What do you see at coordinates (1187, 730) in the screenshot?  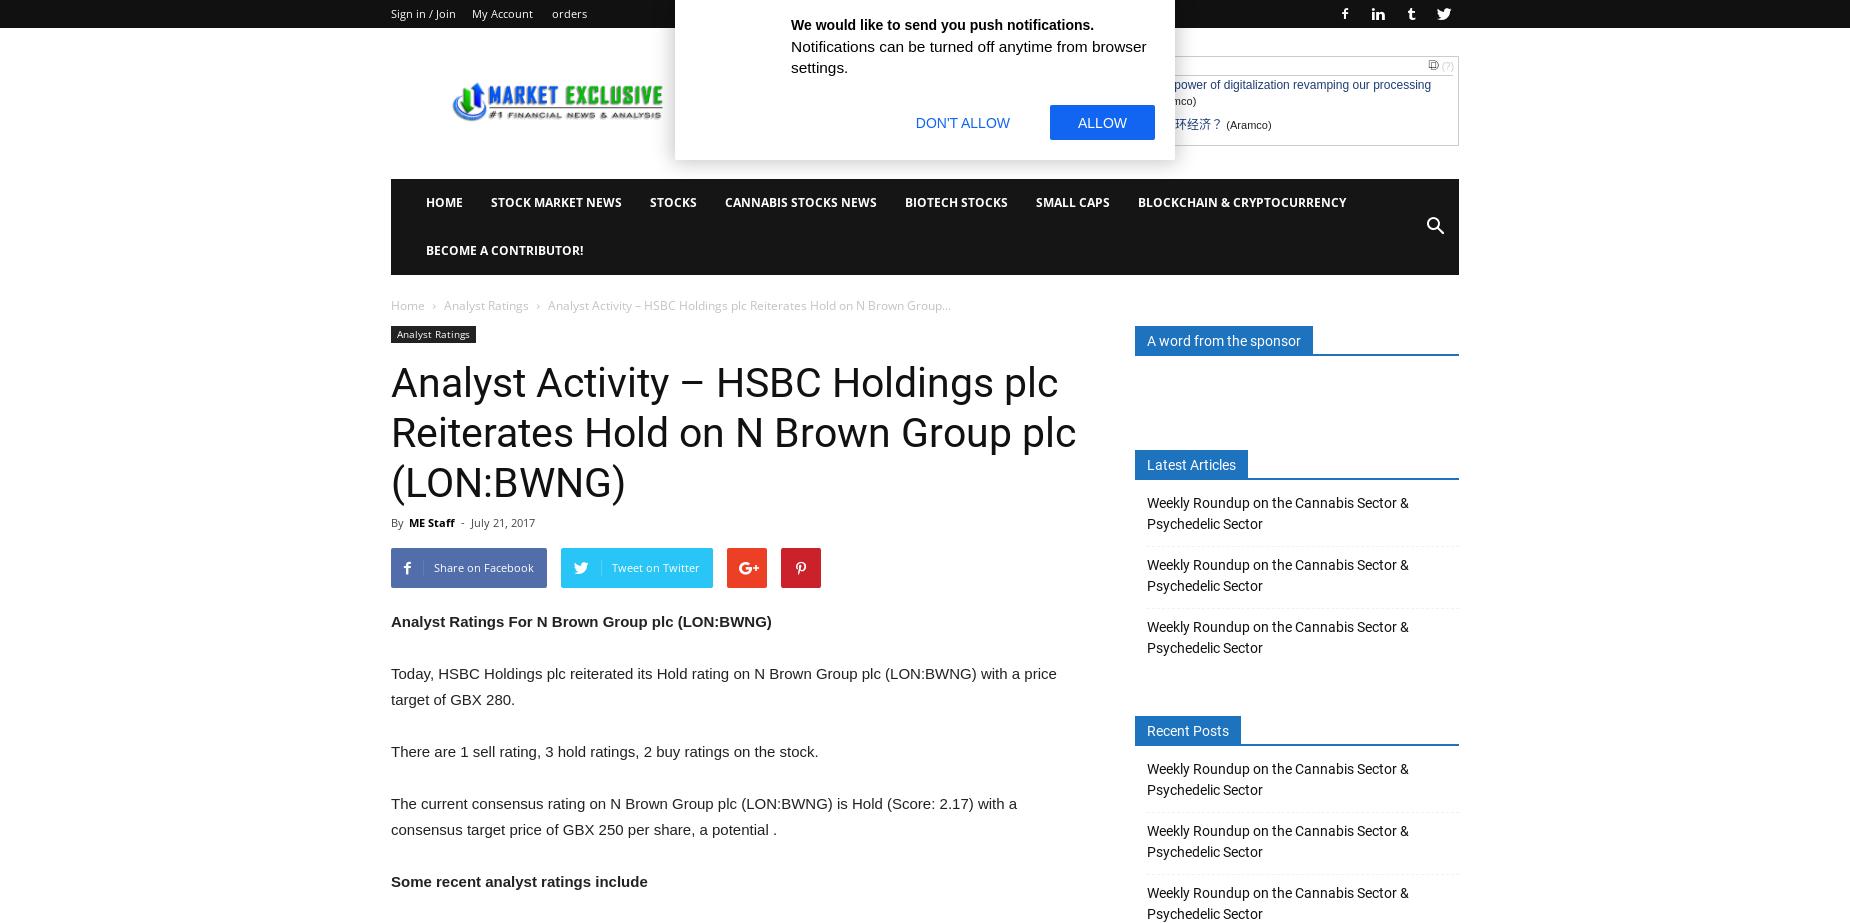 I see `'Recent Posts'` at bounding box center [1187, 730].